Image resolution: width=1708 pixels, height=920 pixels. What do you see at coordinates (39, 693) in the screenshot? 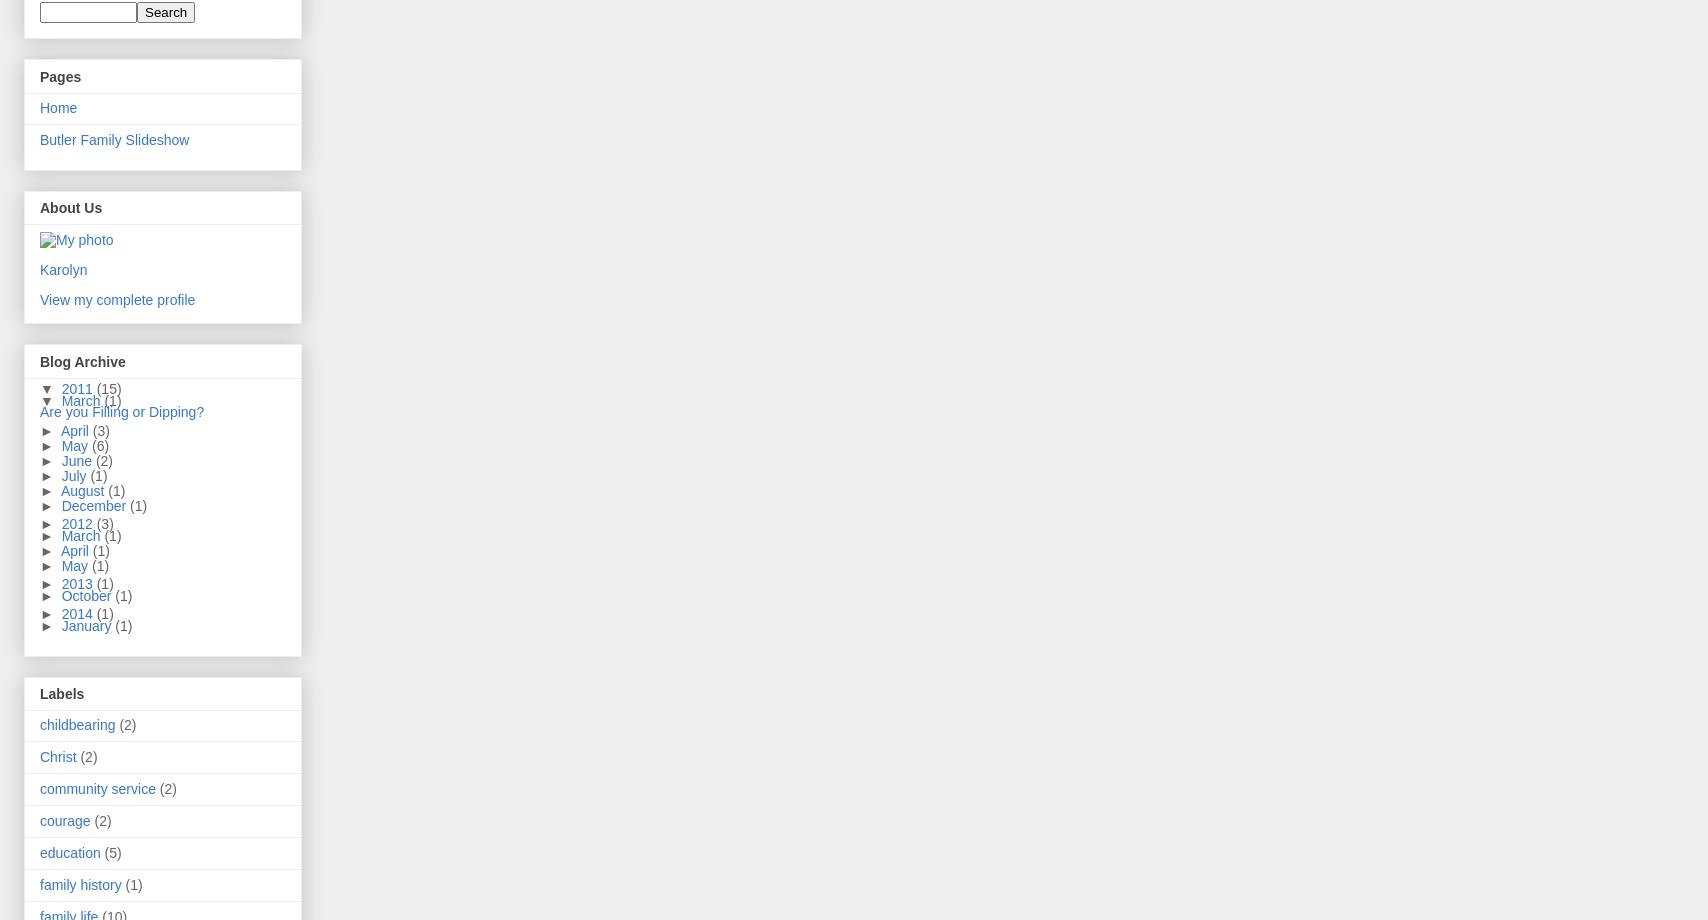
I see `'Labels'` at bounding box center [39, 693].